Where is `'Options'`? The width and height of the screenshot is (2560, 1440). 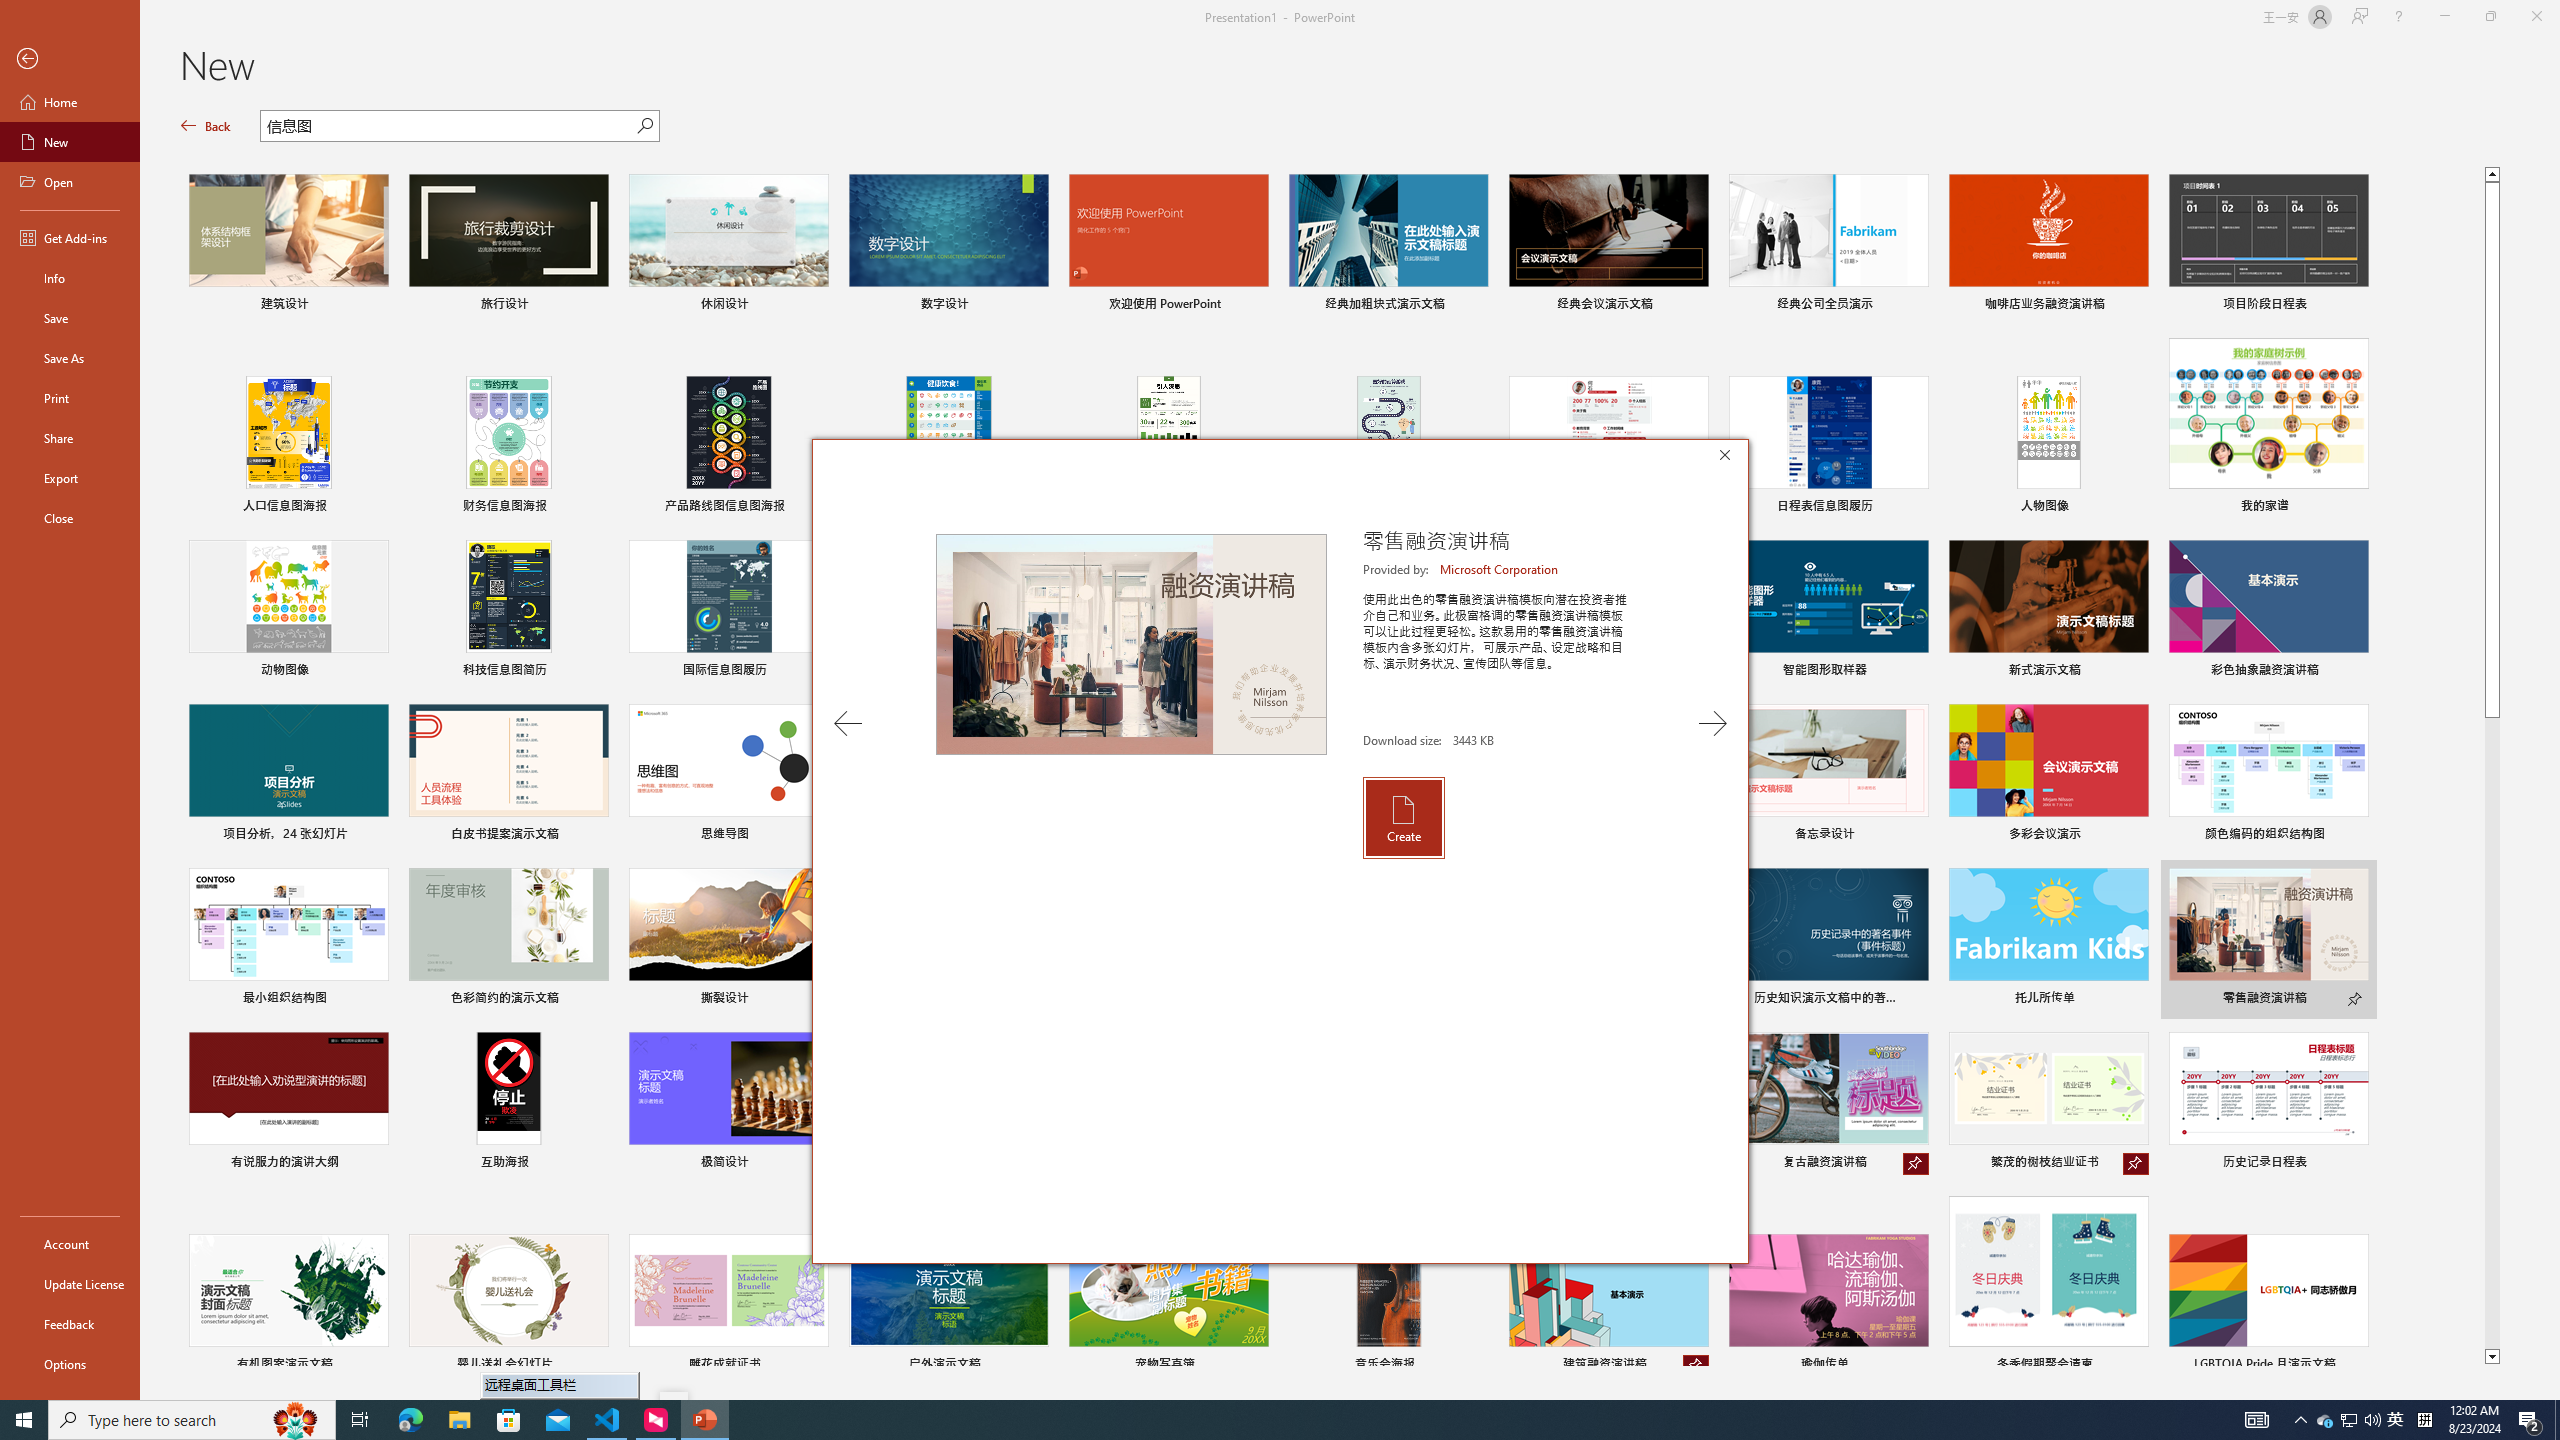
'Options' is located at coordinates (69, 1363).